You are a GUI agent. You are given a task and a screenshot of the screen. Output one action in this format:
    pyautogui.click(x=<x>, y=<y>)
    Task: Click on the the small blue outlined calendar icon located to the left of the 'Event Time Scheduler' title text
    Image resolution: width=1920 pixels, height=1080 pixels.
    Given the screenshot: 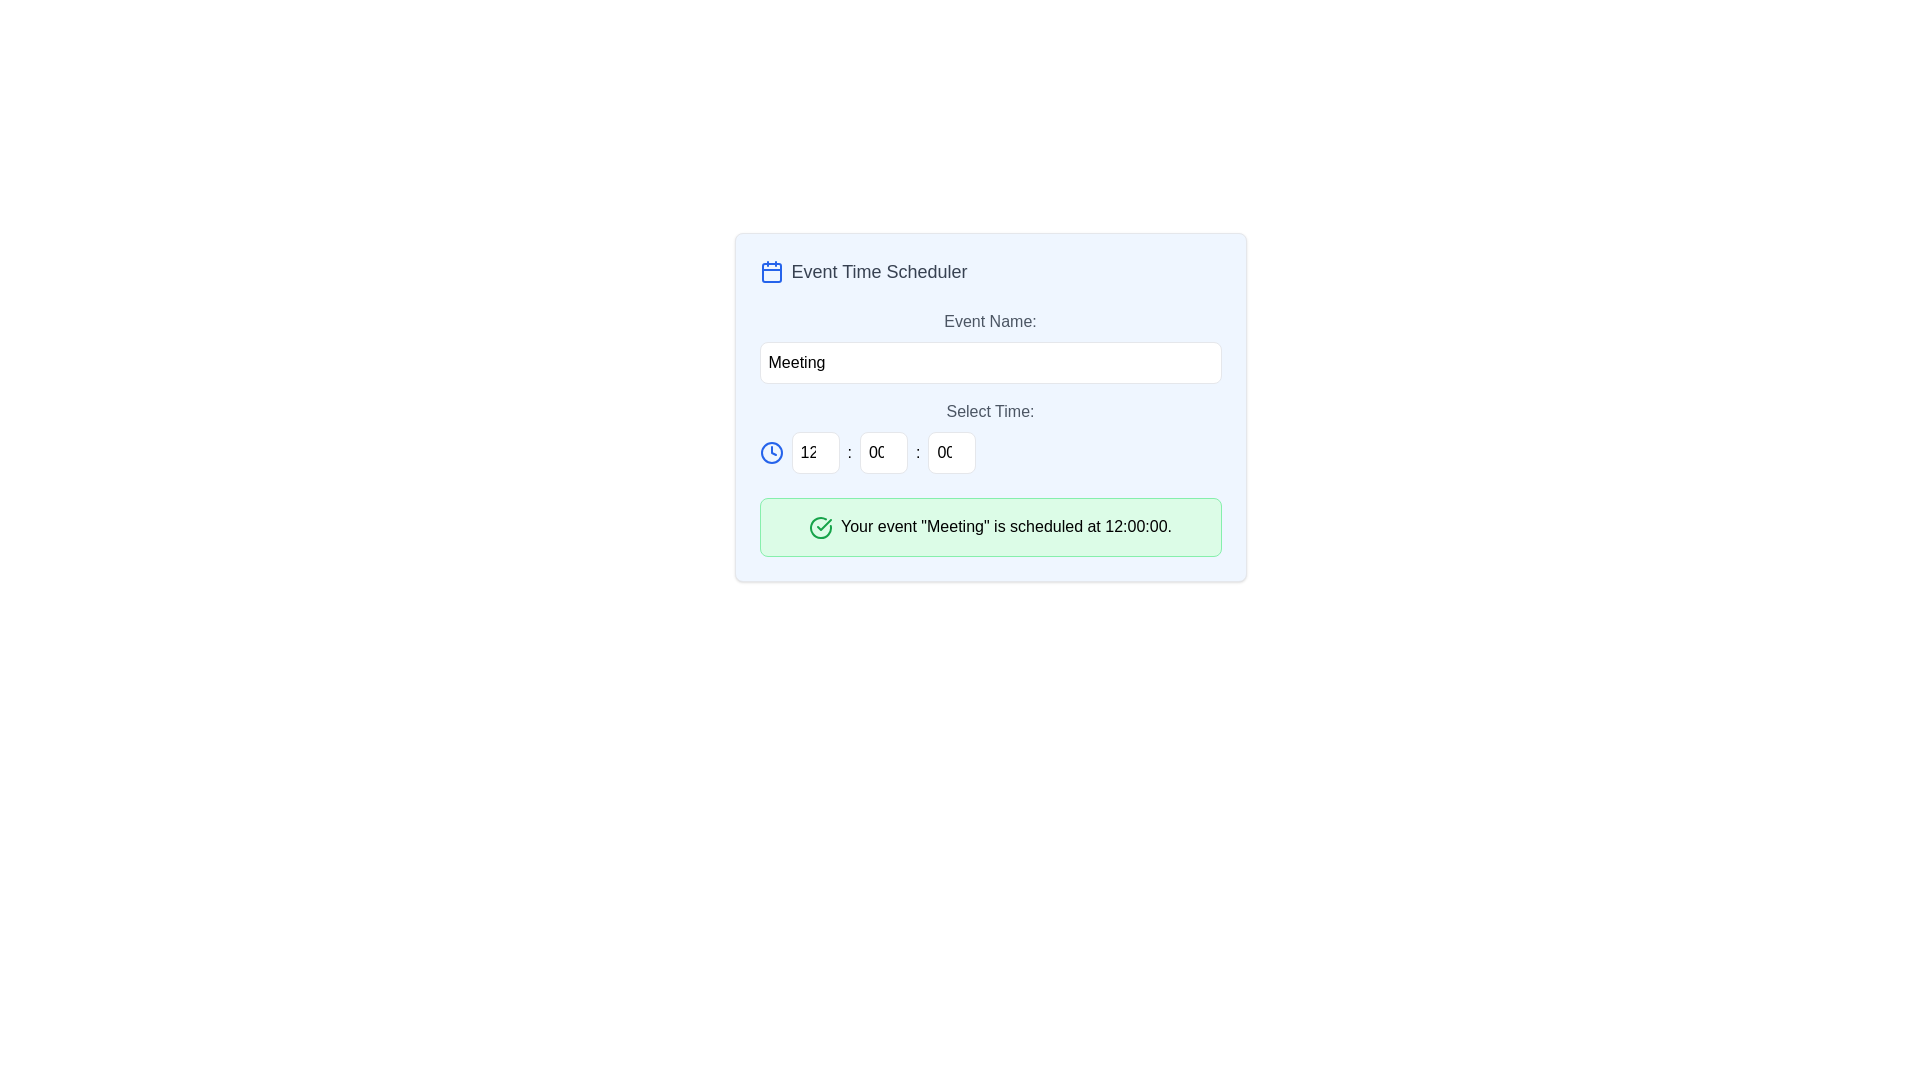 What is the action you would take?
    pyautogui.click(x=770, y=272)
    